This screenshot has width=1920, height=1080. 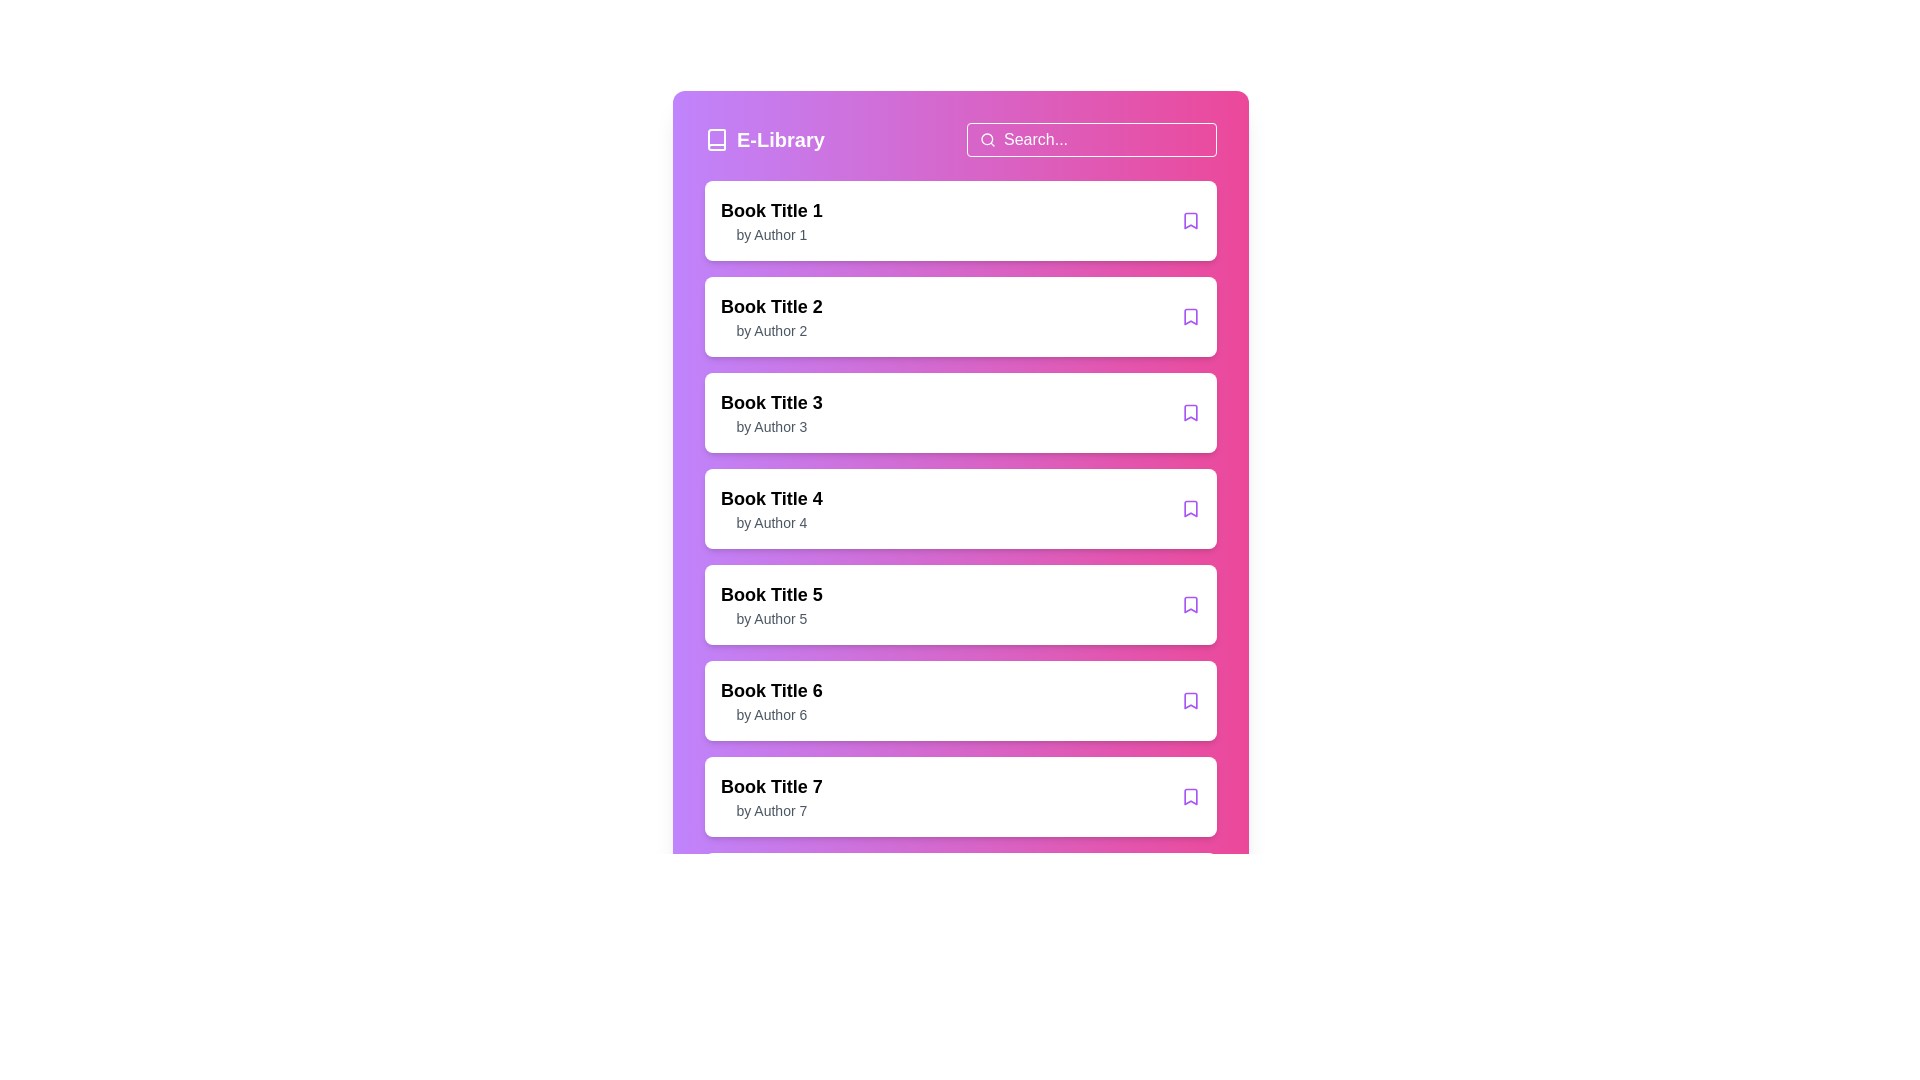 What do you see at coordinates (770, 315) in the screenshot?
I see `the text block displaying 'Book Title 2' and 'by Author 2', which is the second item in a vertical list on the main display` at bounding box center [770, 315].